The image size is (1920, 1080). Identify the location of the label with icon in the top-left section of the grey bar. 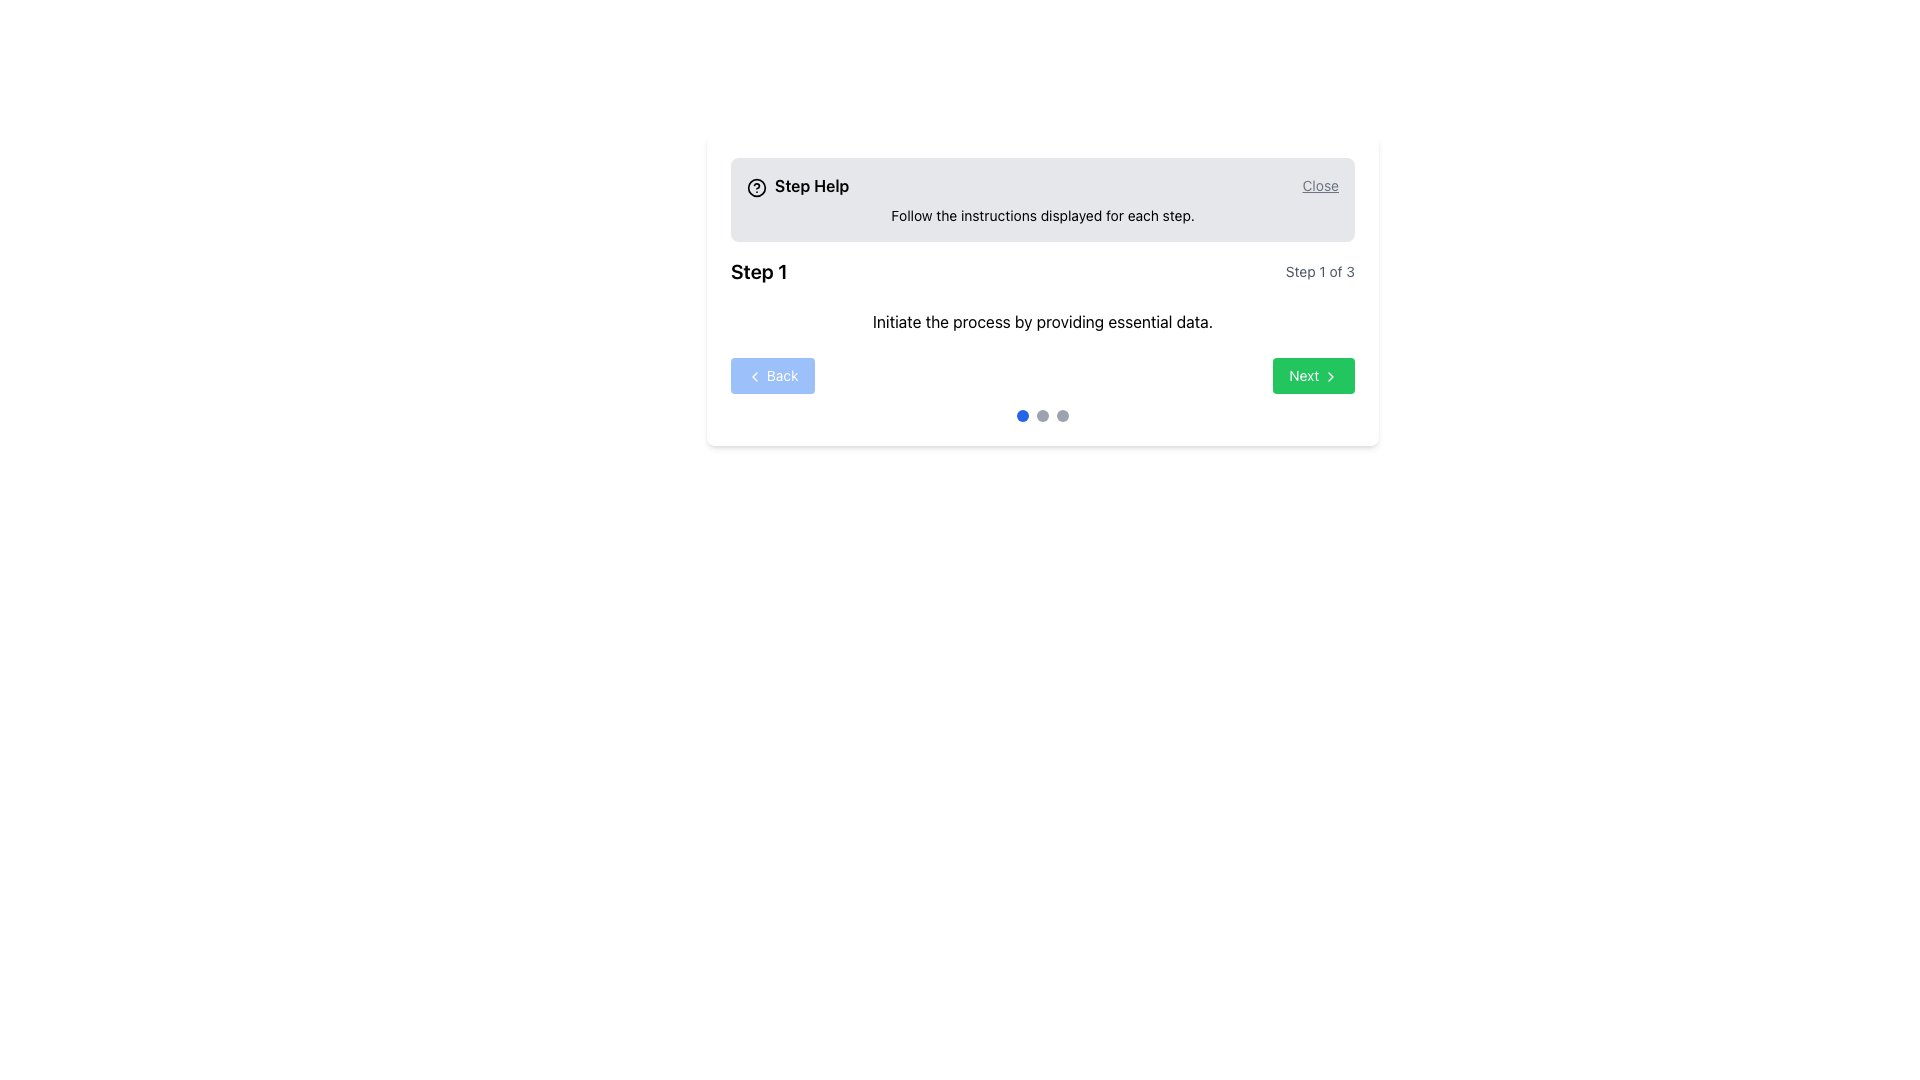
(797, 185).